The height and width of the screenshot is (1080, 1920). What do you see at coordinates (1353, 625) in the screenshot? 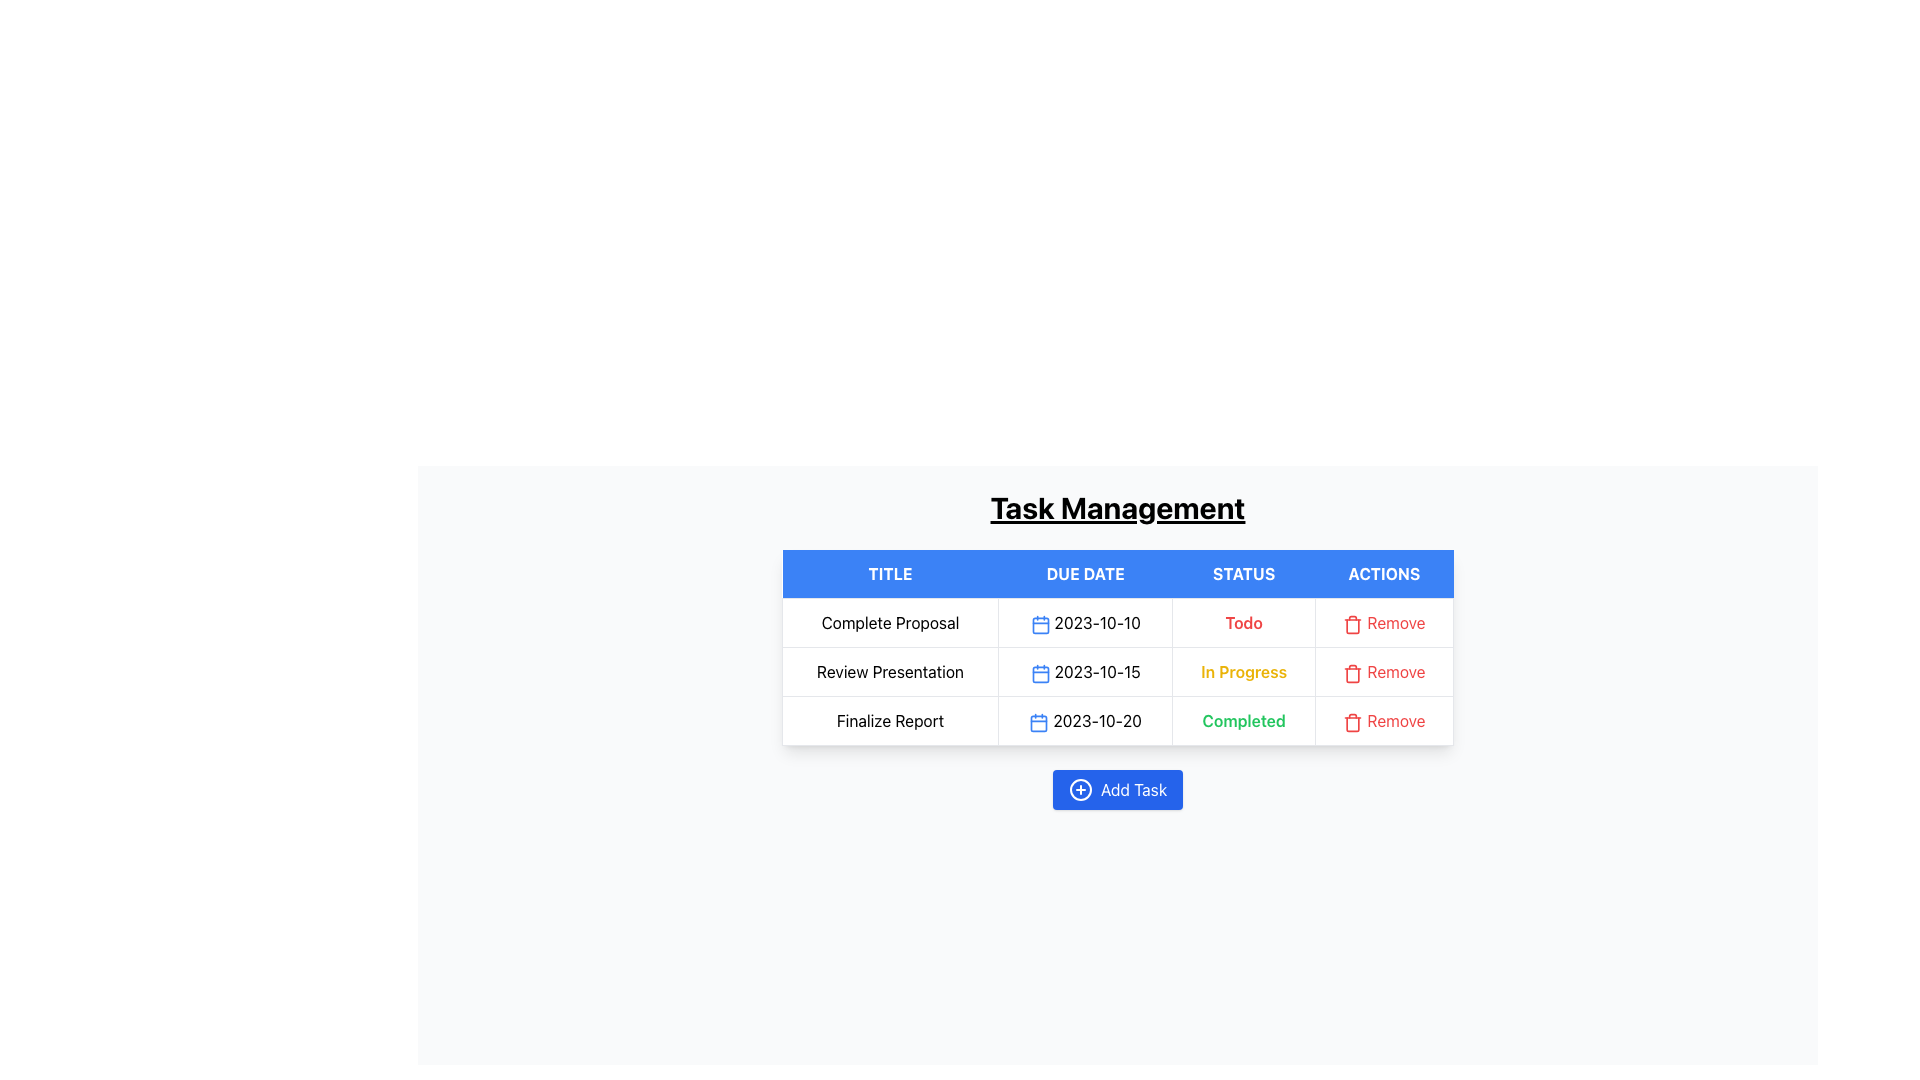
I see `the trash can icon located in the 'Actions' column of the Task Management table, adjacent to the 'Remove' label to initiate a delete action for the specific task` at bounding box center [1353, 625].